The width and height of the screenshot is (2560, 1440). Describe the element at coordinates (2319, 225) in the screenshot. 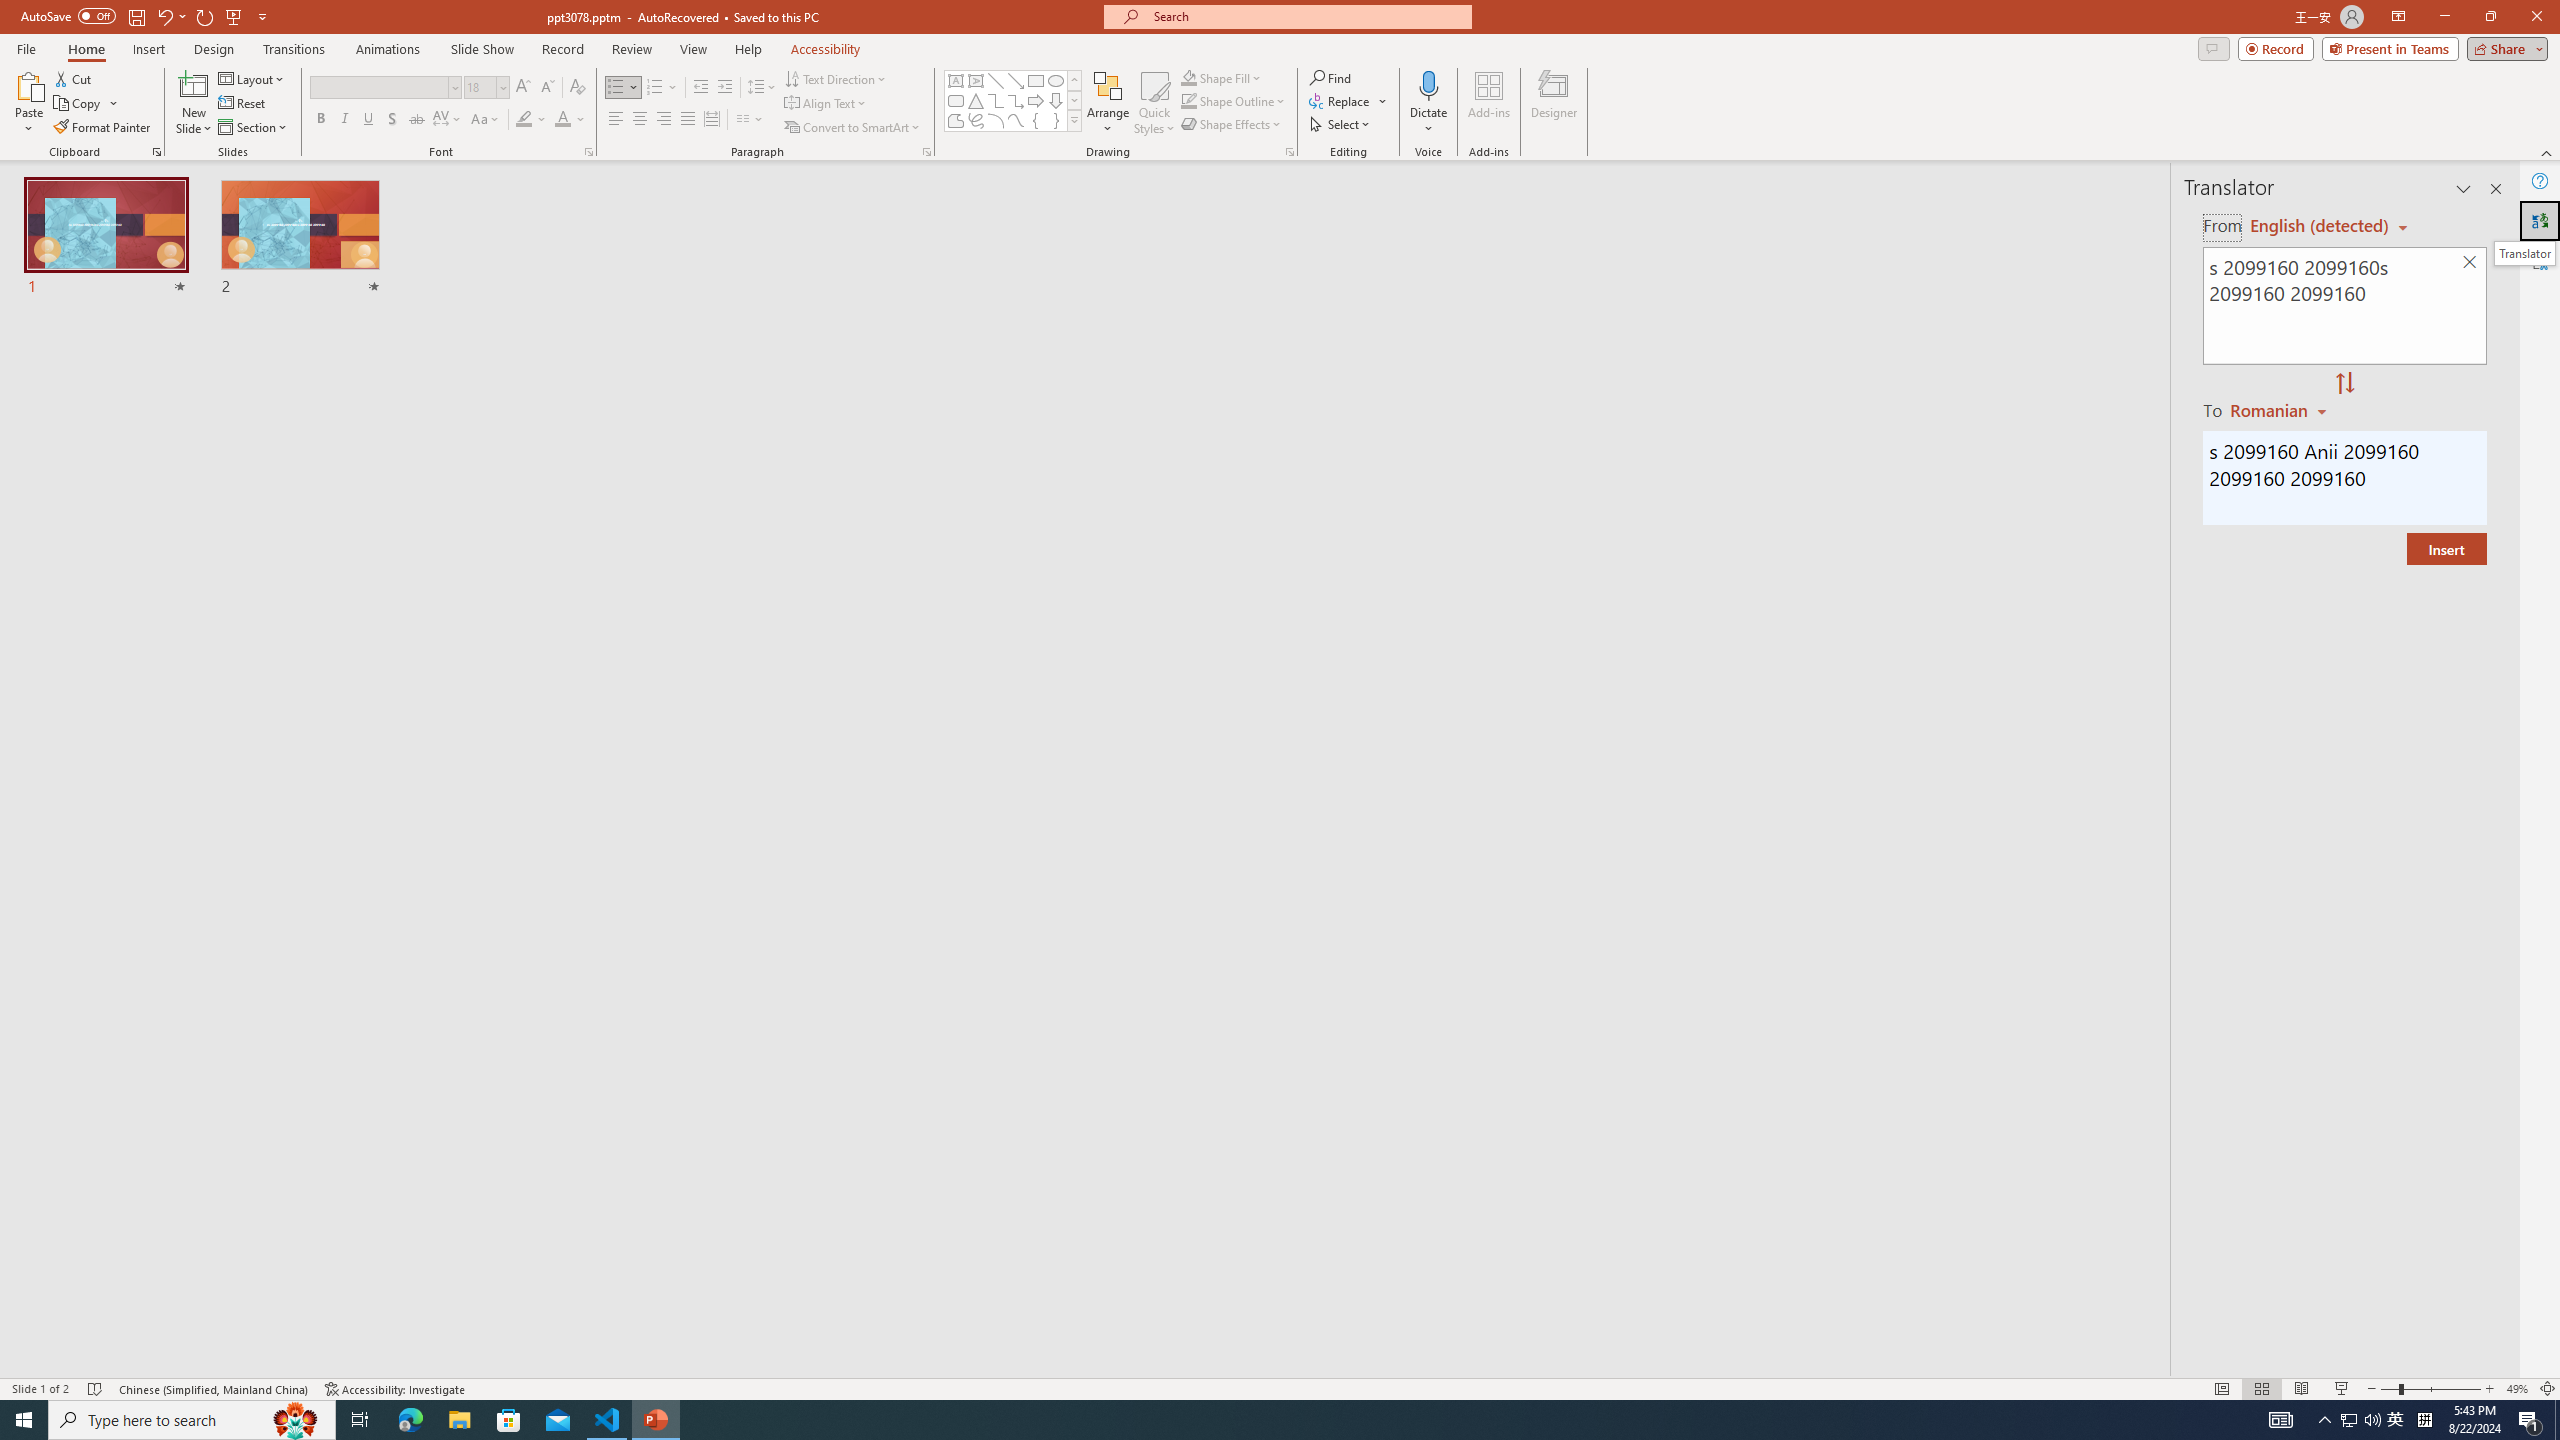

I see `'Czech (detected)'` at that location.